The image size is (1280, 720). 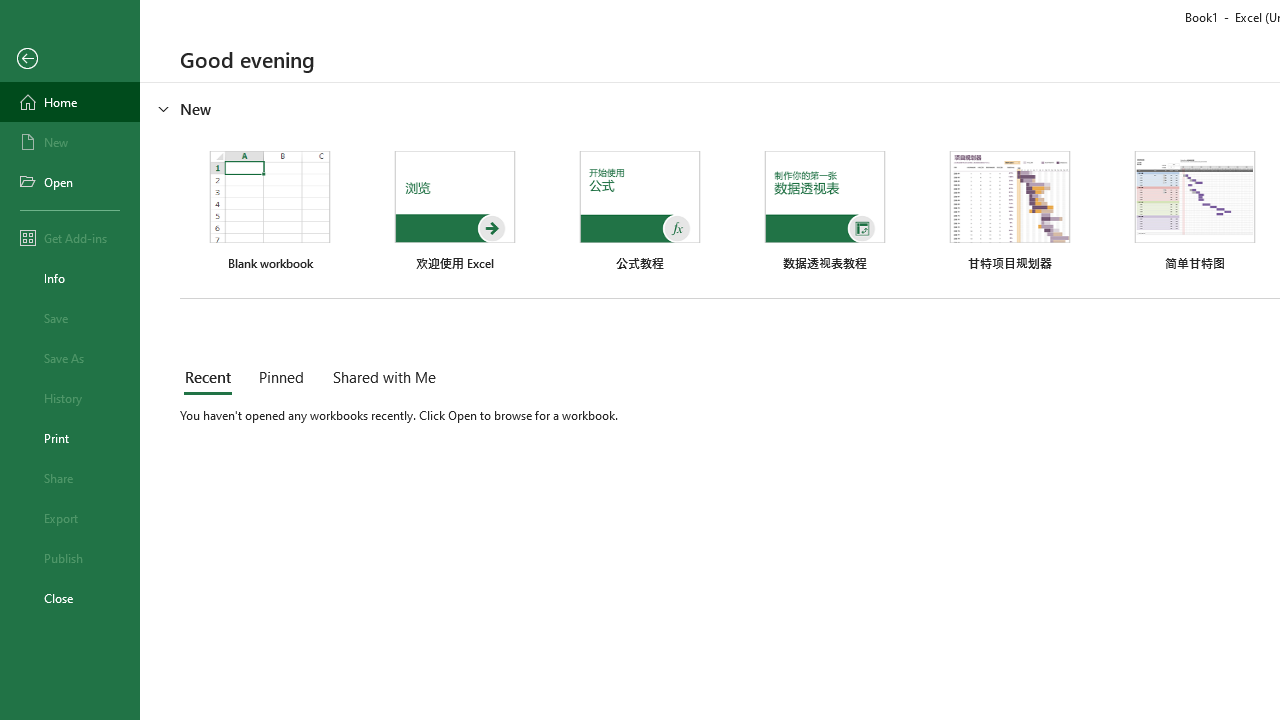 I want to click on 'Pinned', so click(x=279, y=379).